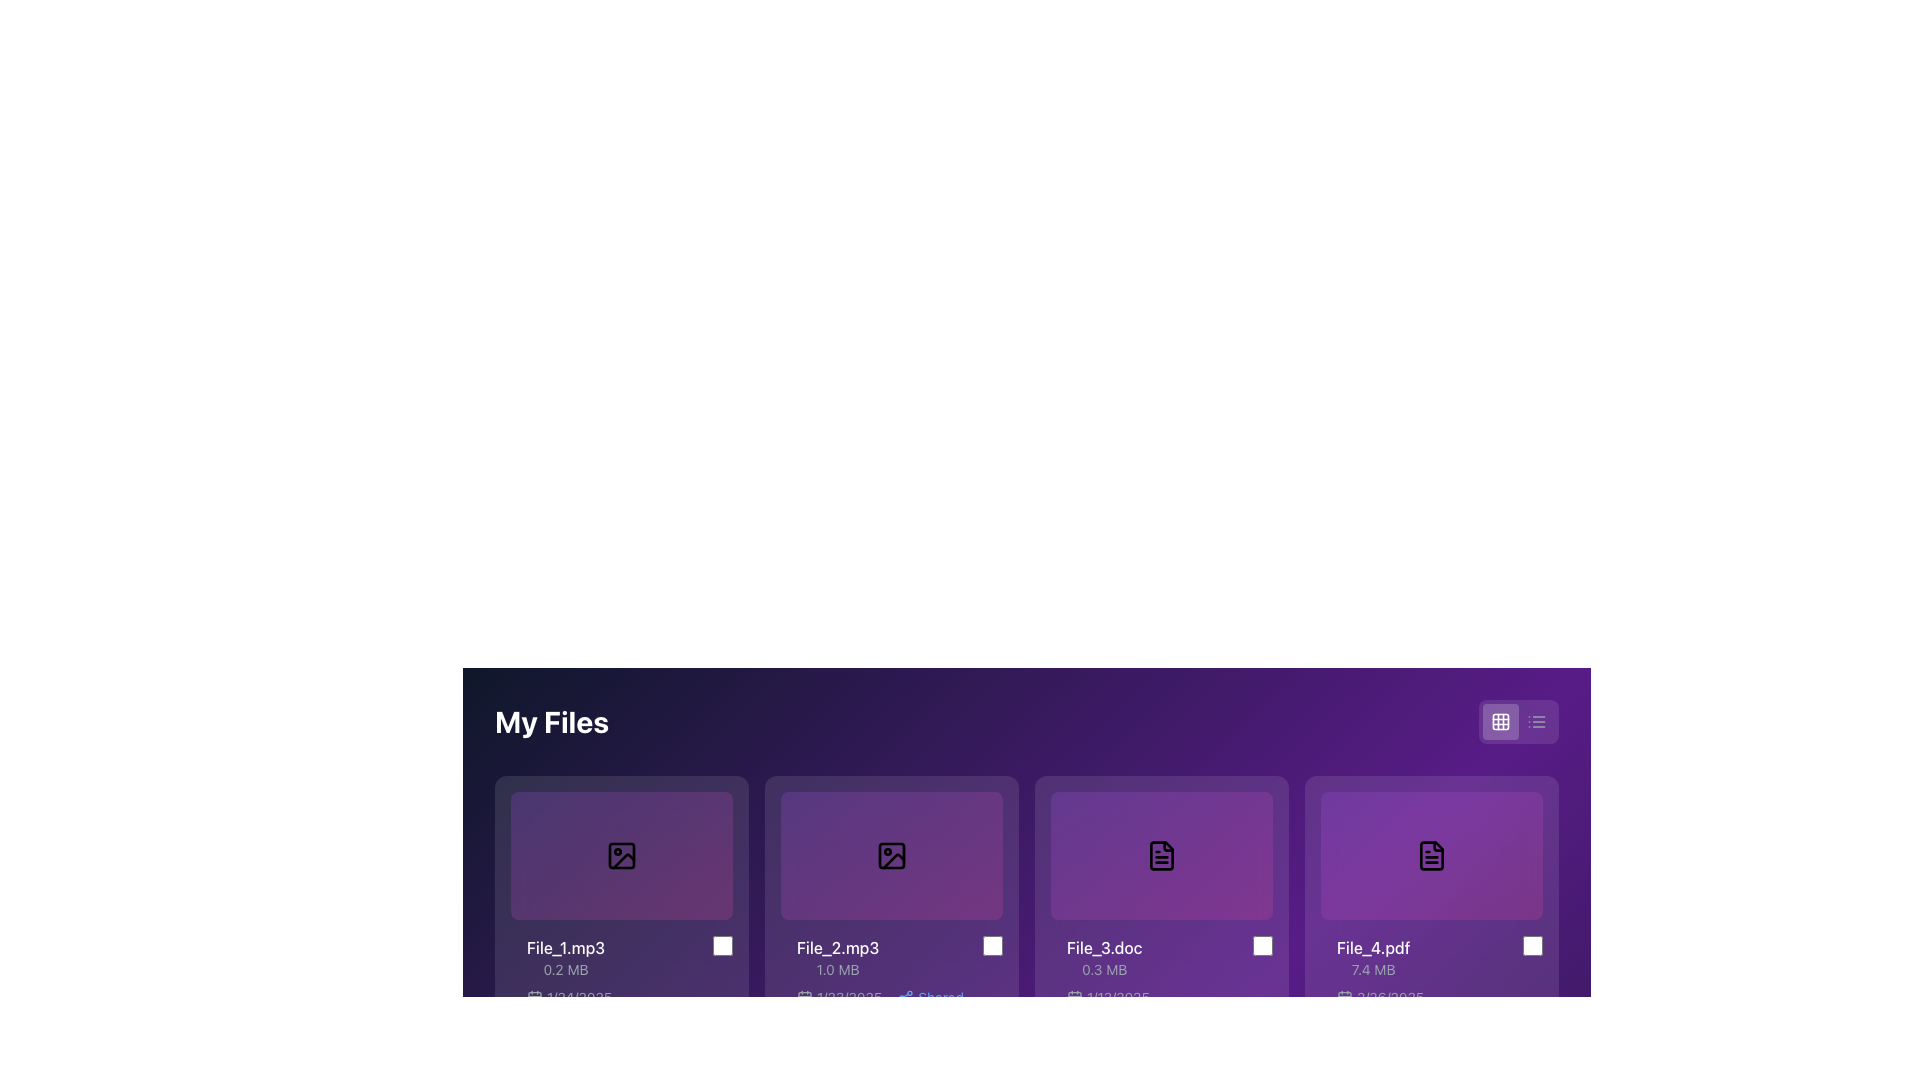 Image resolution: width=1920 pixels, height=1080 pixels. I want to click on the top-left square of the grid icon, which is part of a grid visualization, located in the top-right region of the UI adjacent to a list view toggle button, so click(1501, 721).